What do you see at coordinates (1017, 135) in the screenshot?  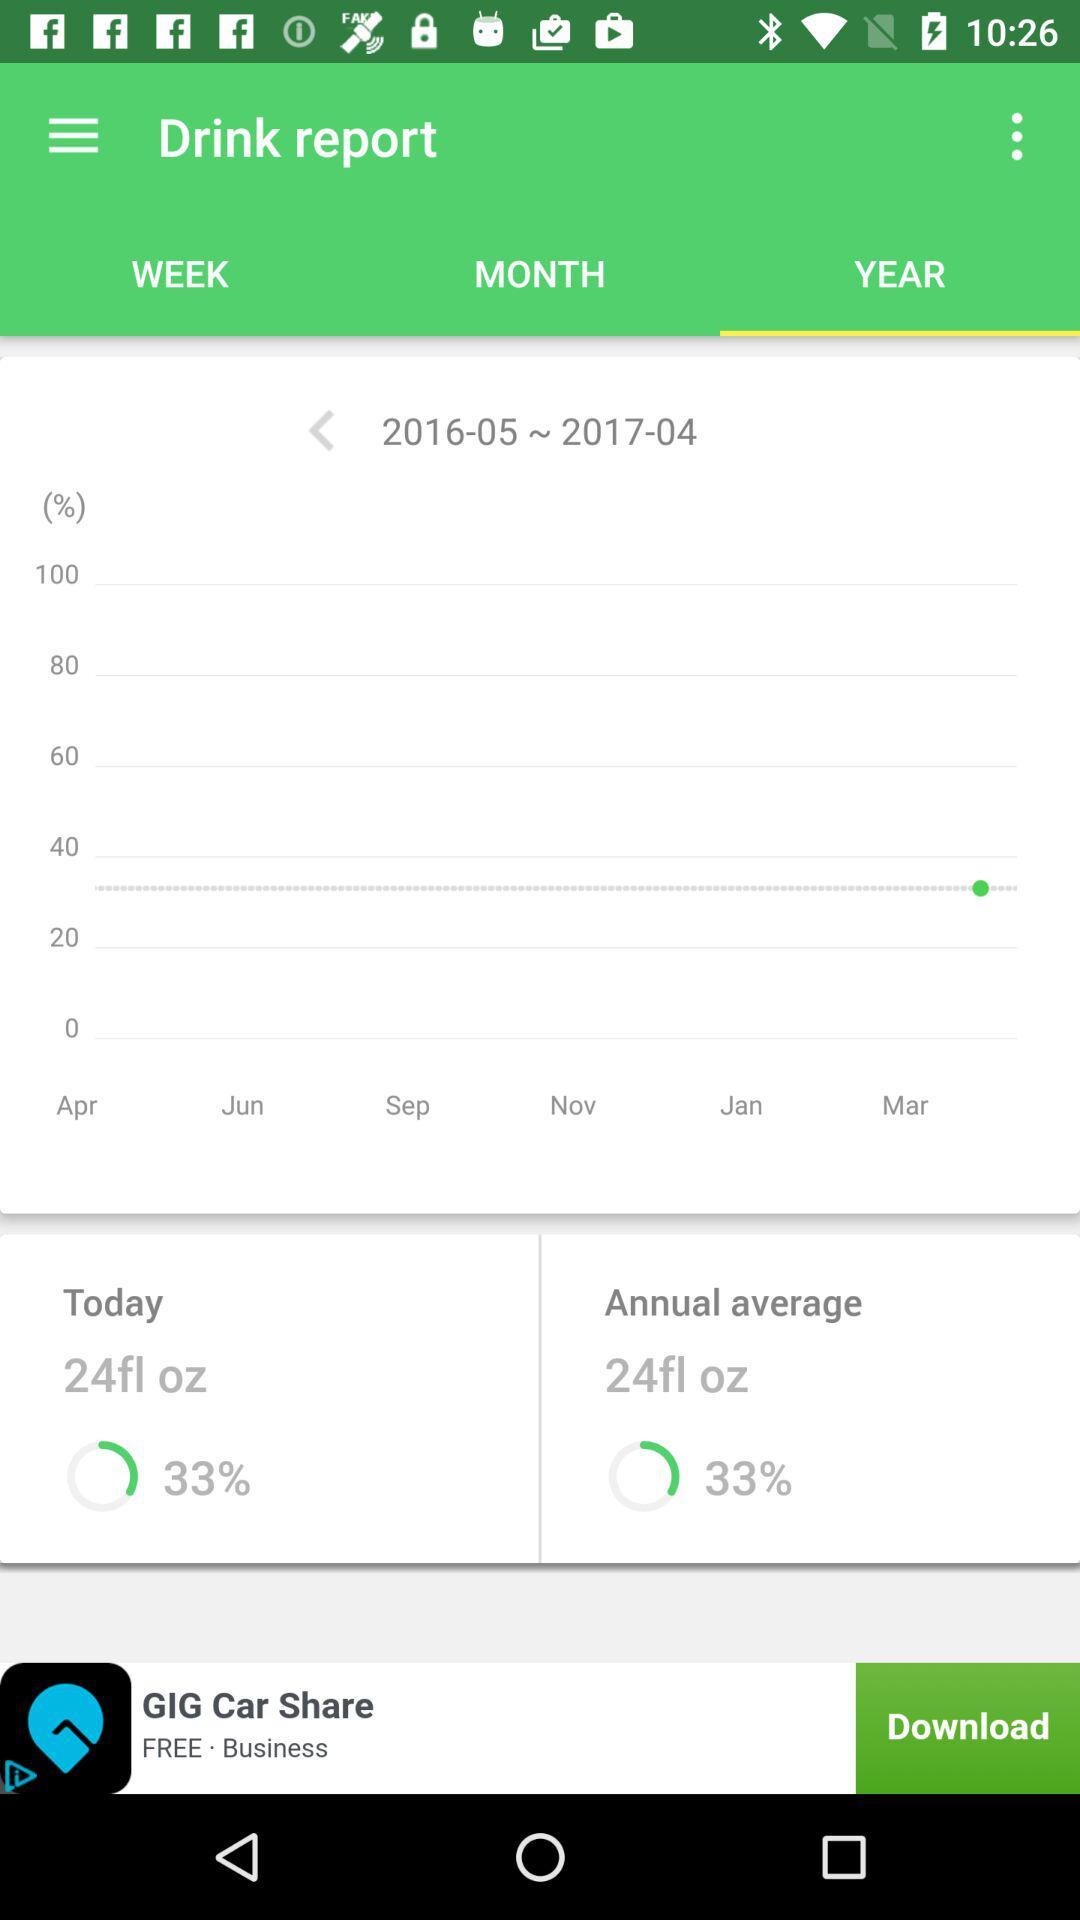 I see `see more options` at bounding box center [1017, 135].